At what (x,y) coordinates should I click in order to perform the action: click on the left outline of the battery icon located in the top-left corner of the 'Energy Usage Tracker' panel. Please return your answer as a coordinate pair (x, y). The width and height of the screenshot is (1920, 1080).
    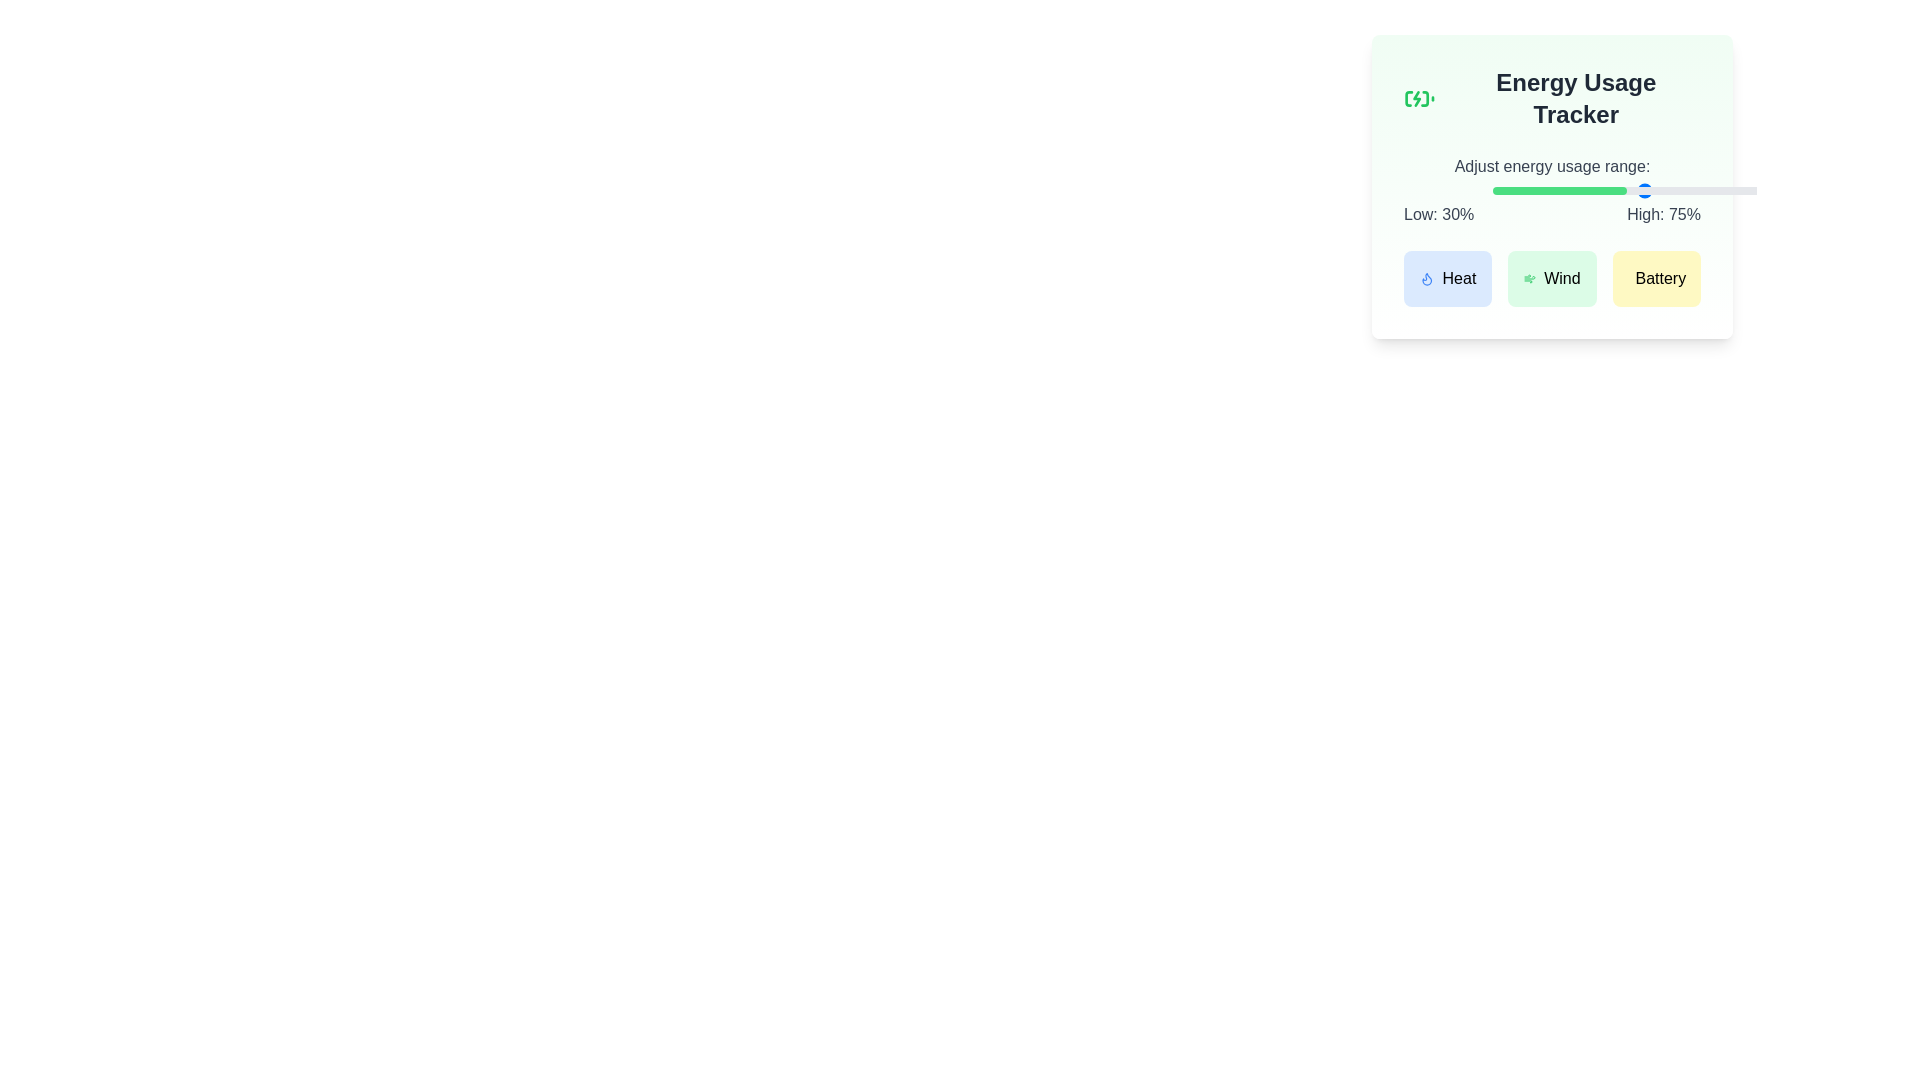
    Looking at the image, I should click on (1408, 99).